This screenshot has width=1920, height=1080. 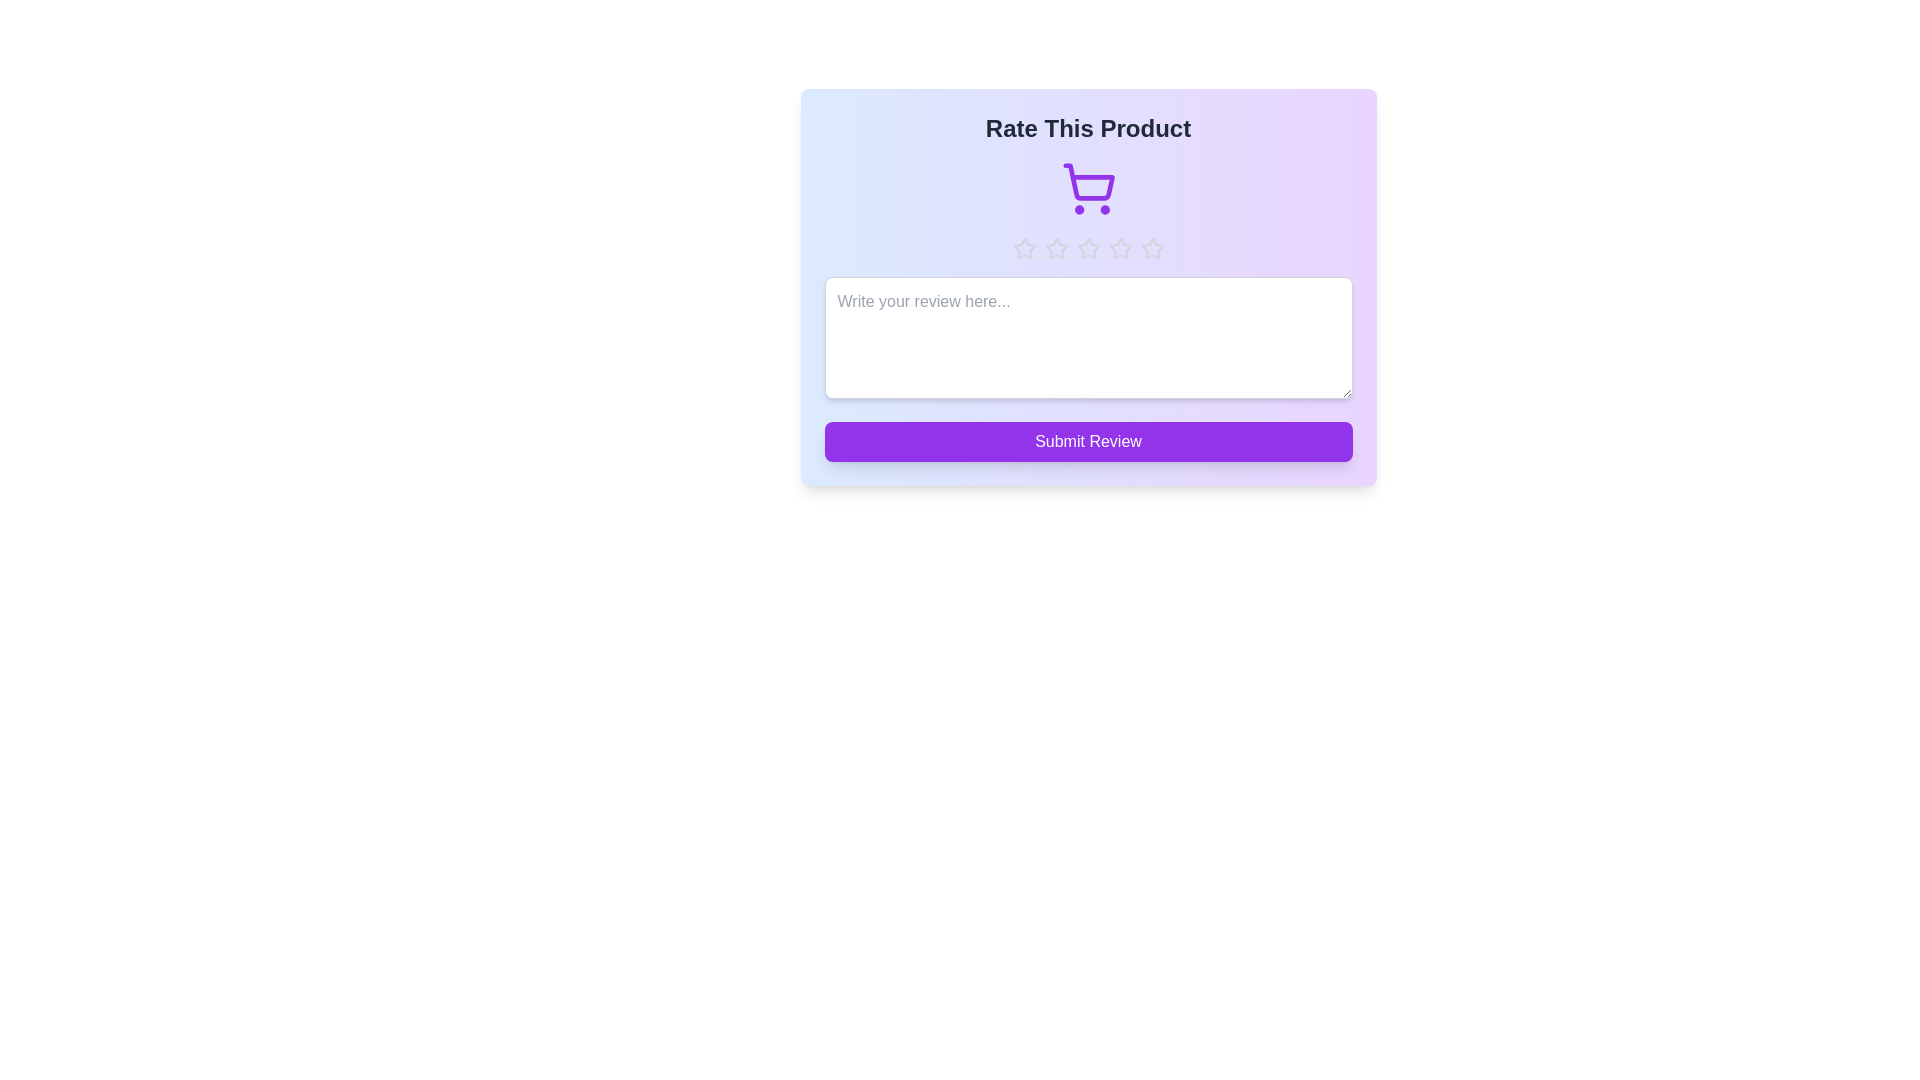 I want to click on the star representing 4 stars to preview the rating, so click(x=1120, y=248).